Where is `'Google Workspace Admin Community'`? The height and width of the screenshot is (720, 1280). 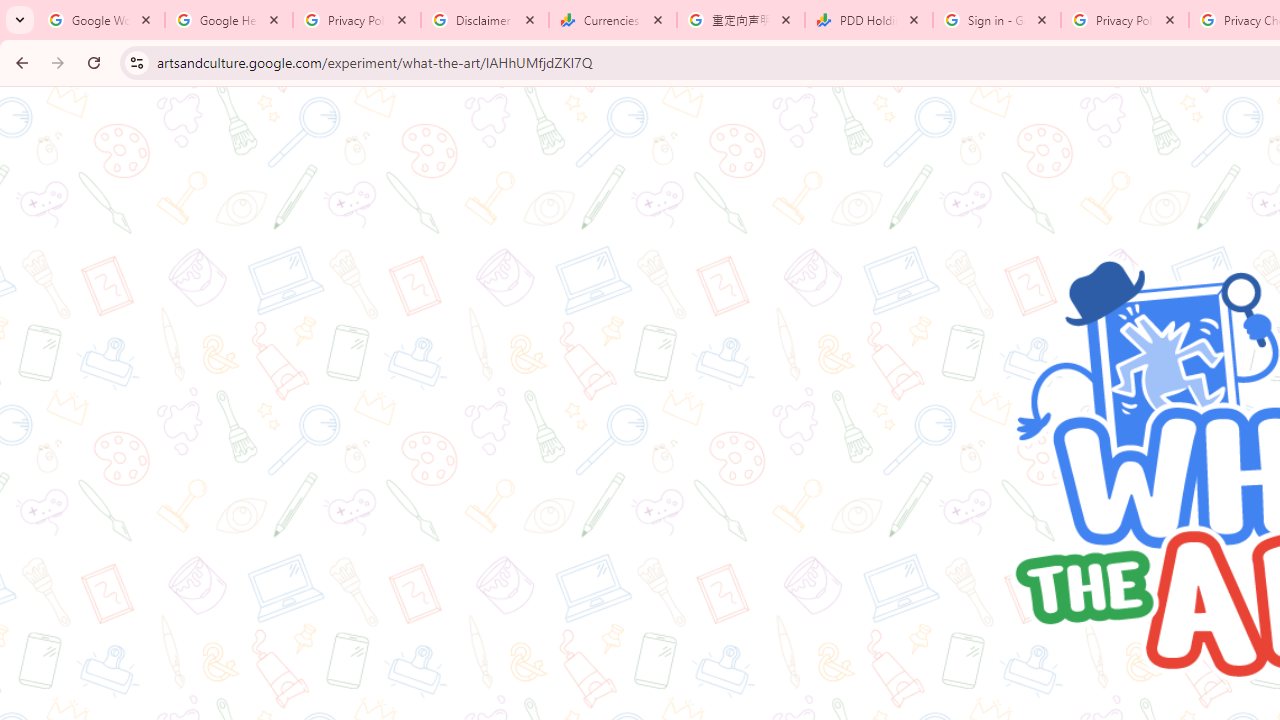
'Google Workspace Admin Community' is located at coordinates (100, 20).